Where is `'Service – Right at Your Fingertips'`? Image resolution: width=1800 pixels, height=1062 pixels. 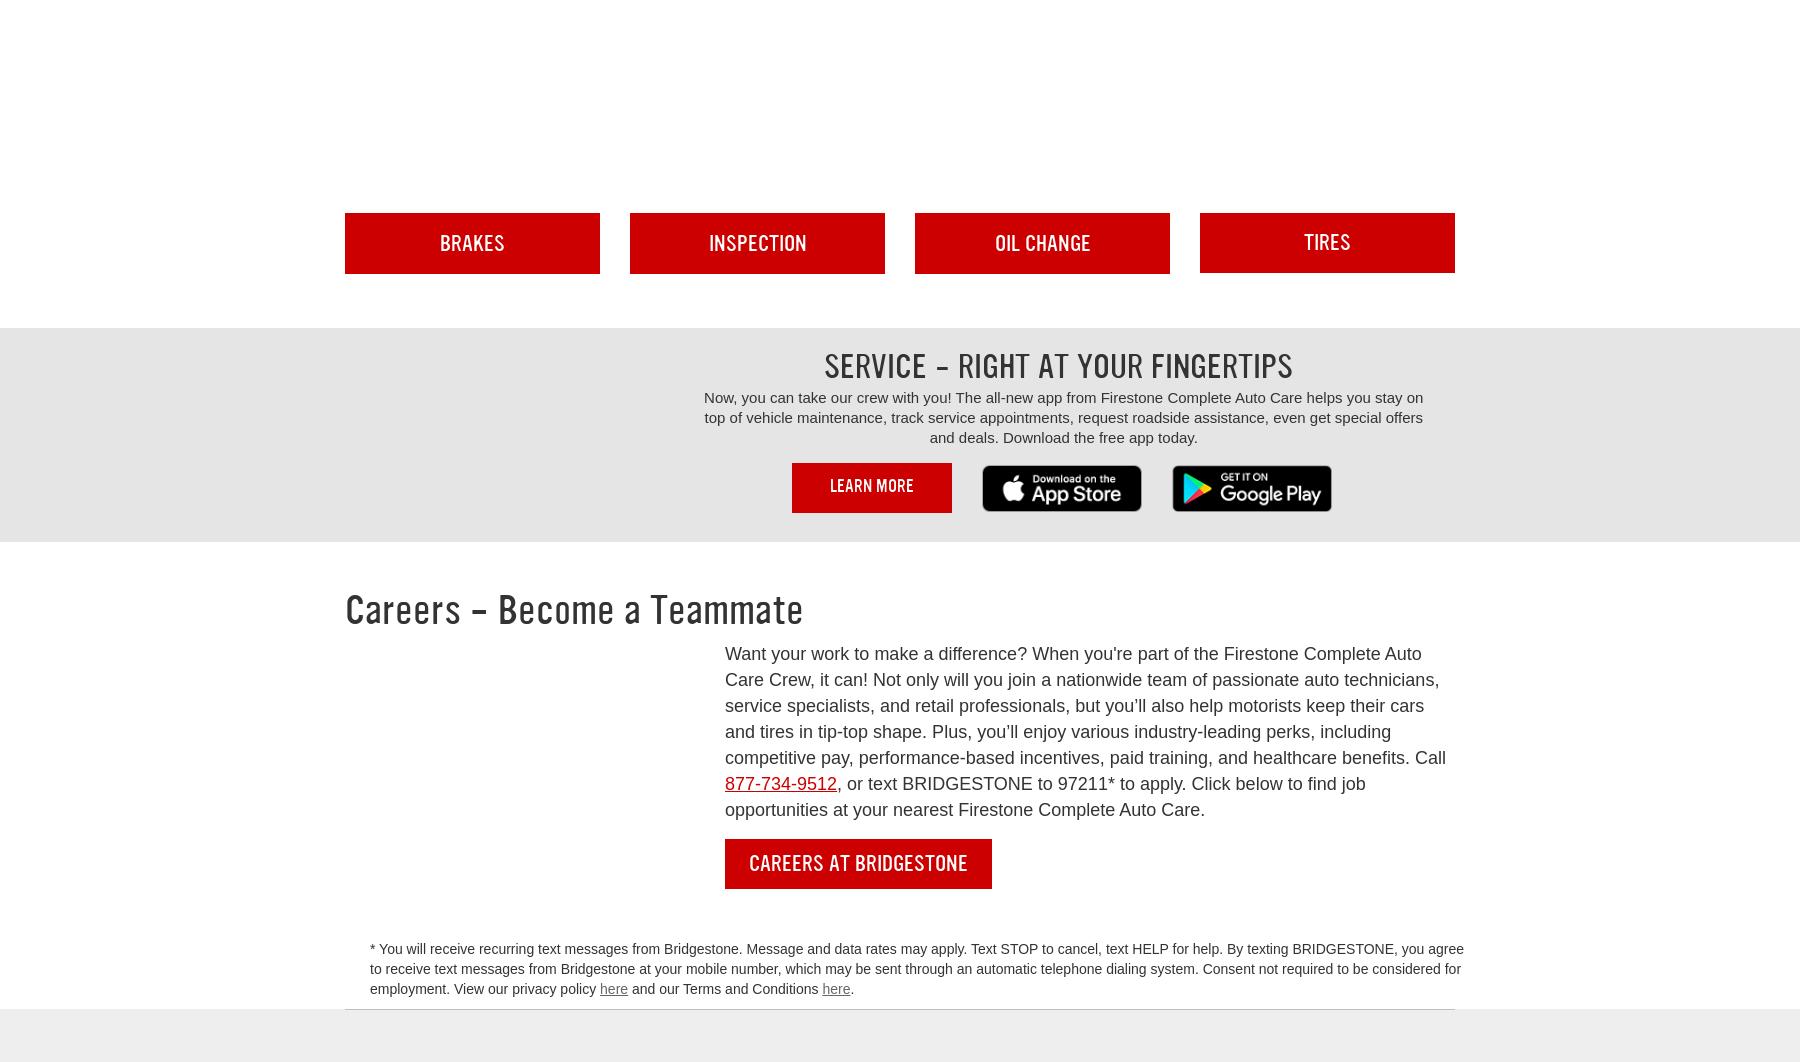
'Service – Right at Your Fingertips' is located at coordinates (1058, 366).